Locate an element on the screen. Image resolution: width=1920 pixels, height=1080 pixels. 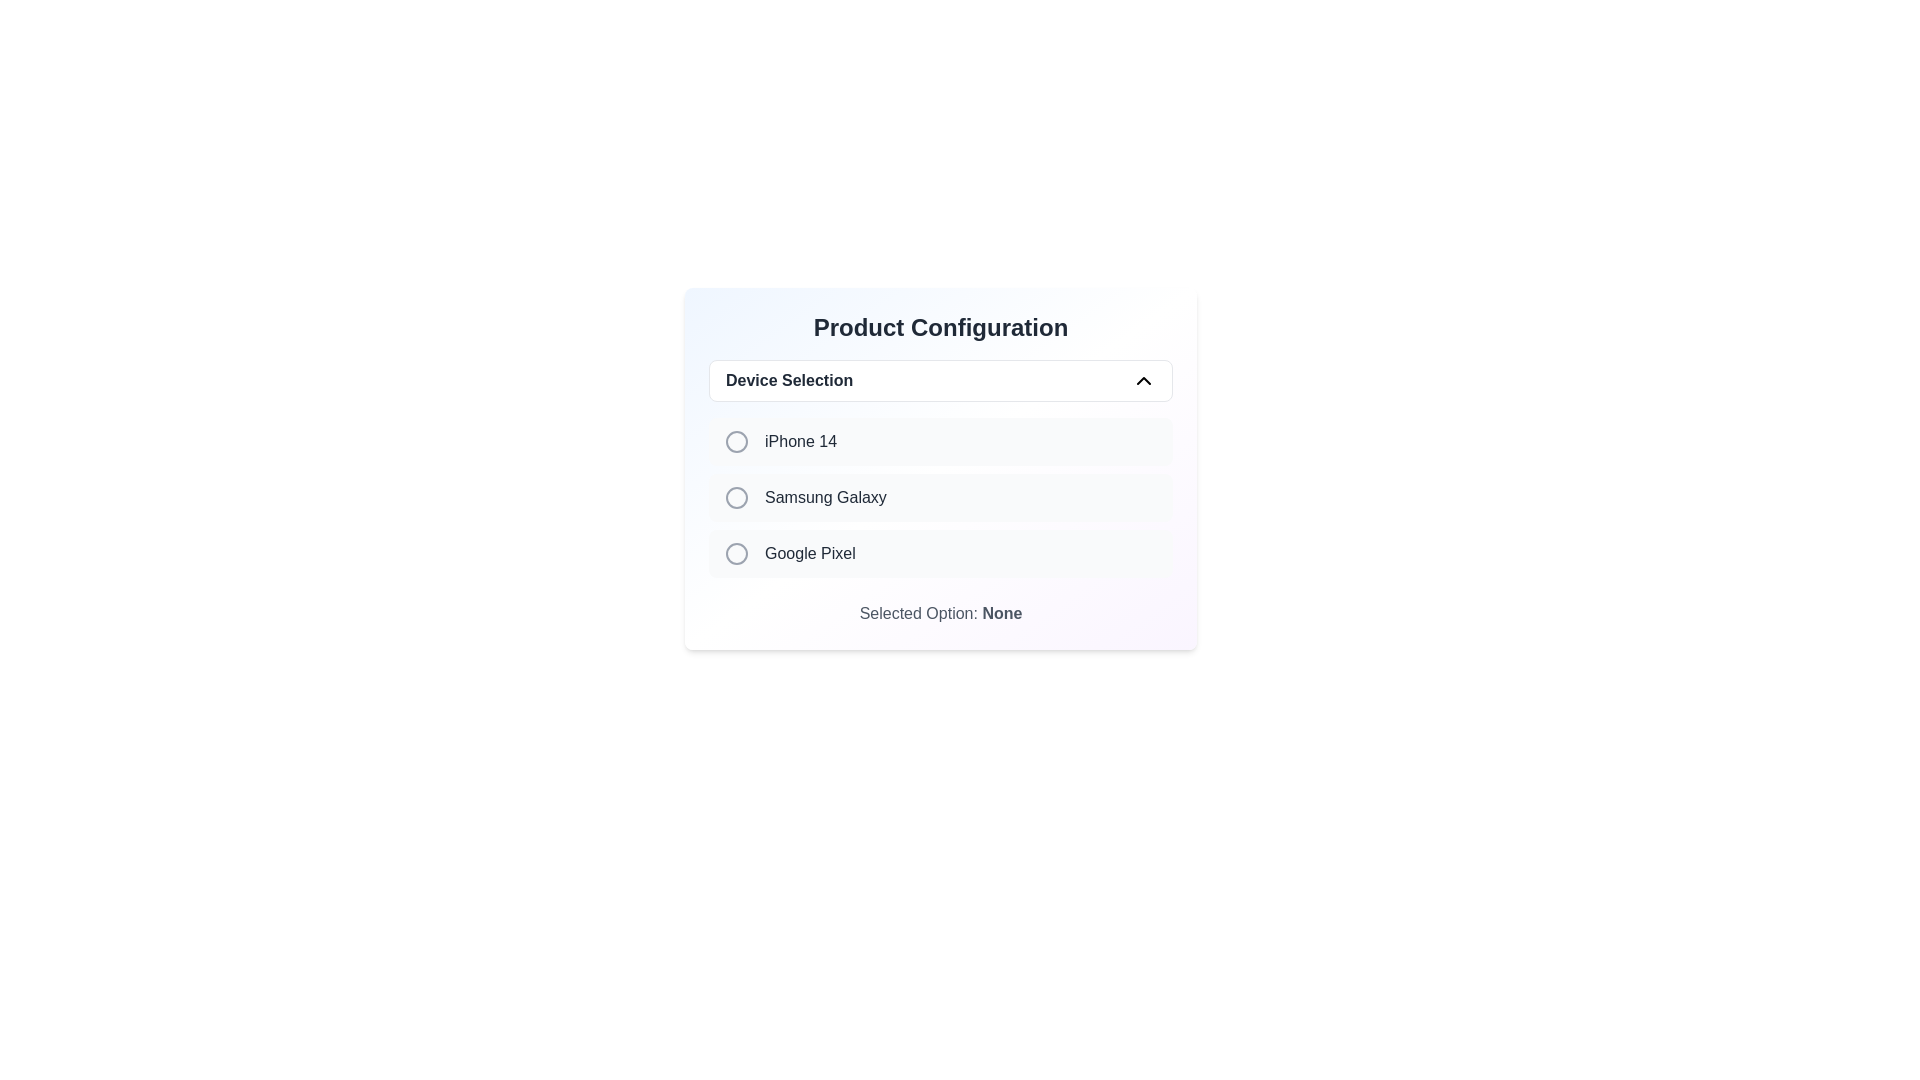
the radio button for 'iPhone 14' is located at coordinates (736, 441).